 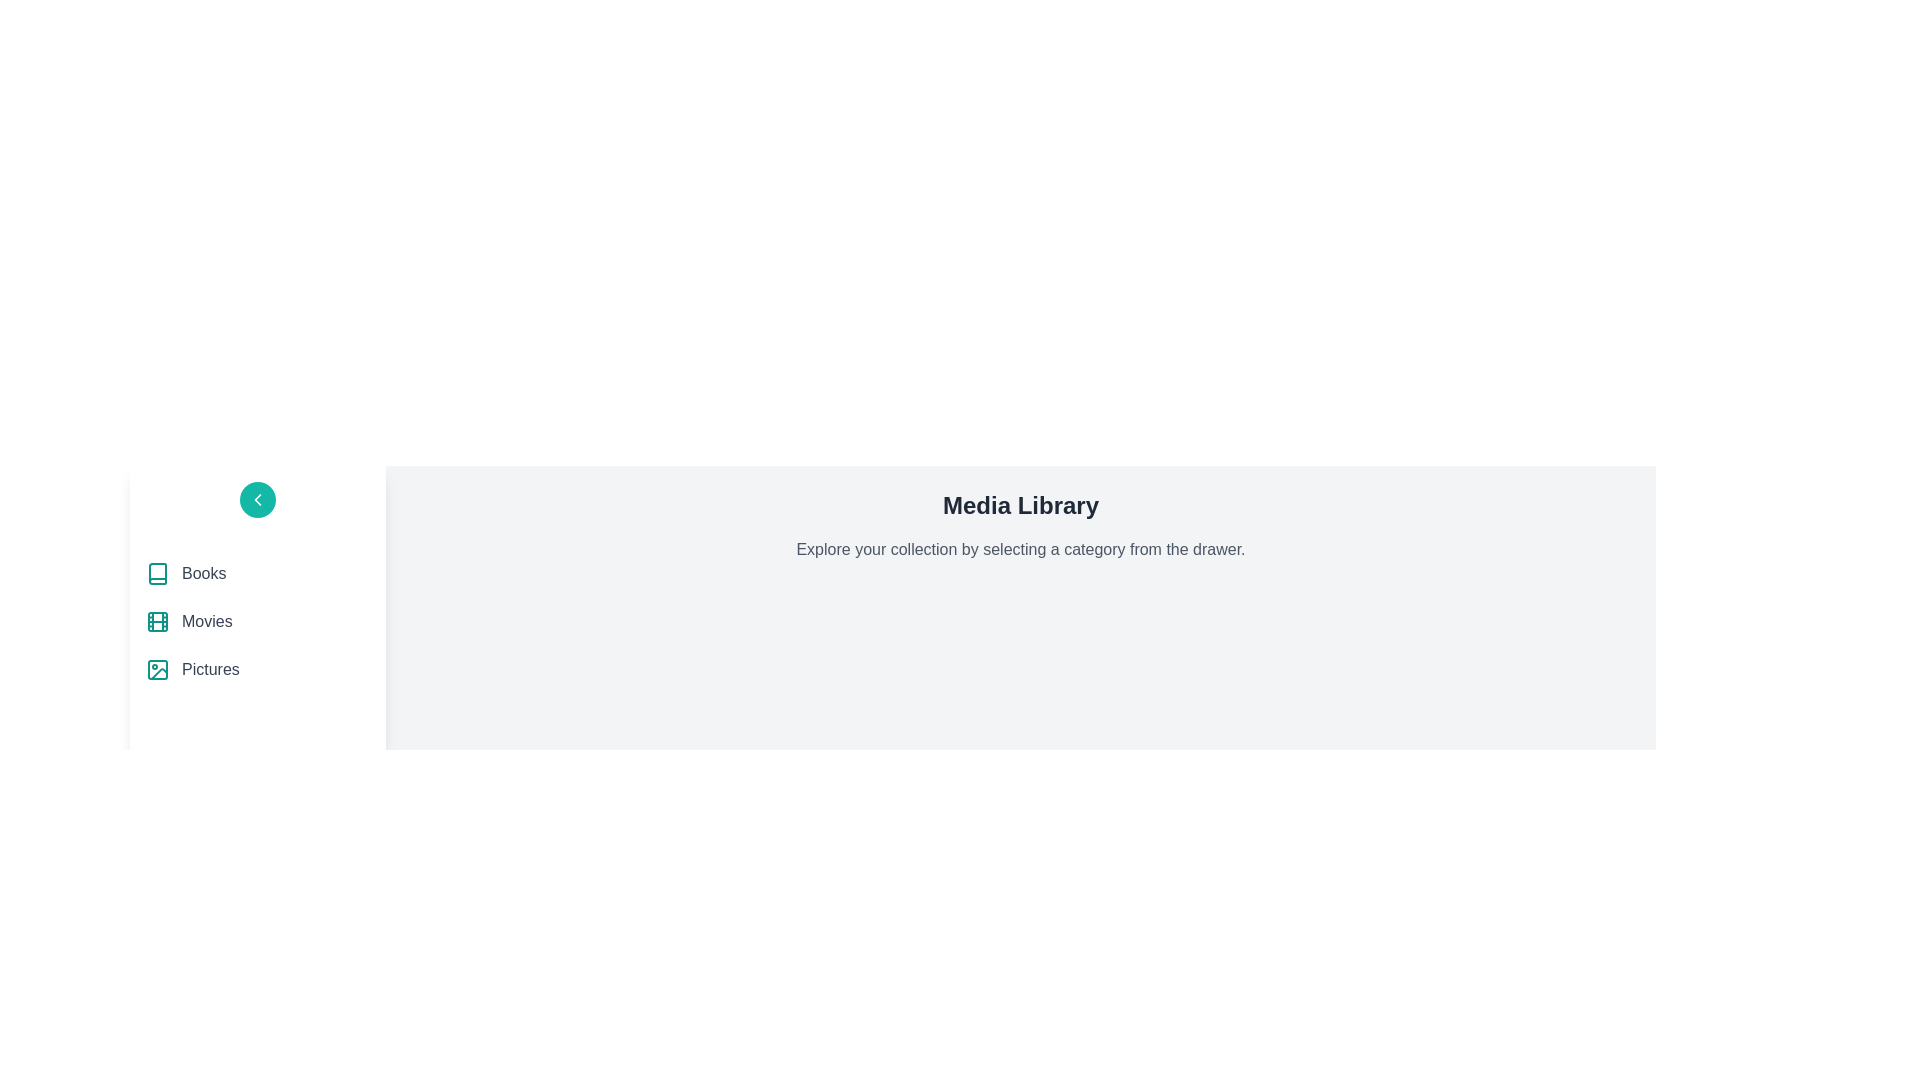 What do you see at coordinates (257, 574) in the screenshot?
I see `the category Books in the drawer to explore it` at bounding box center [257, 574].